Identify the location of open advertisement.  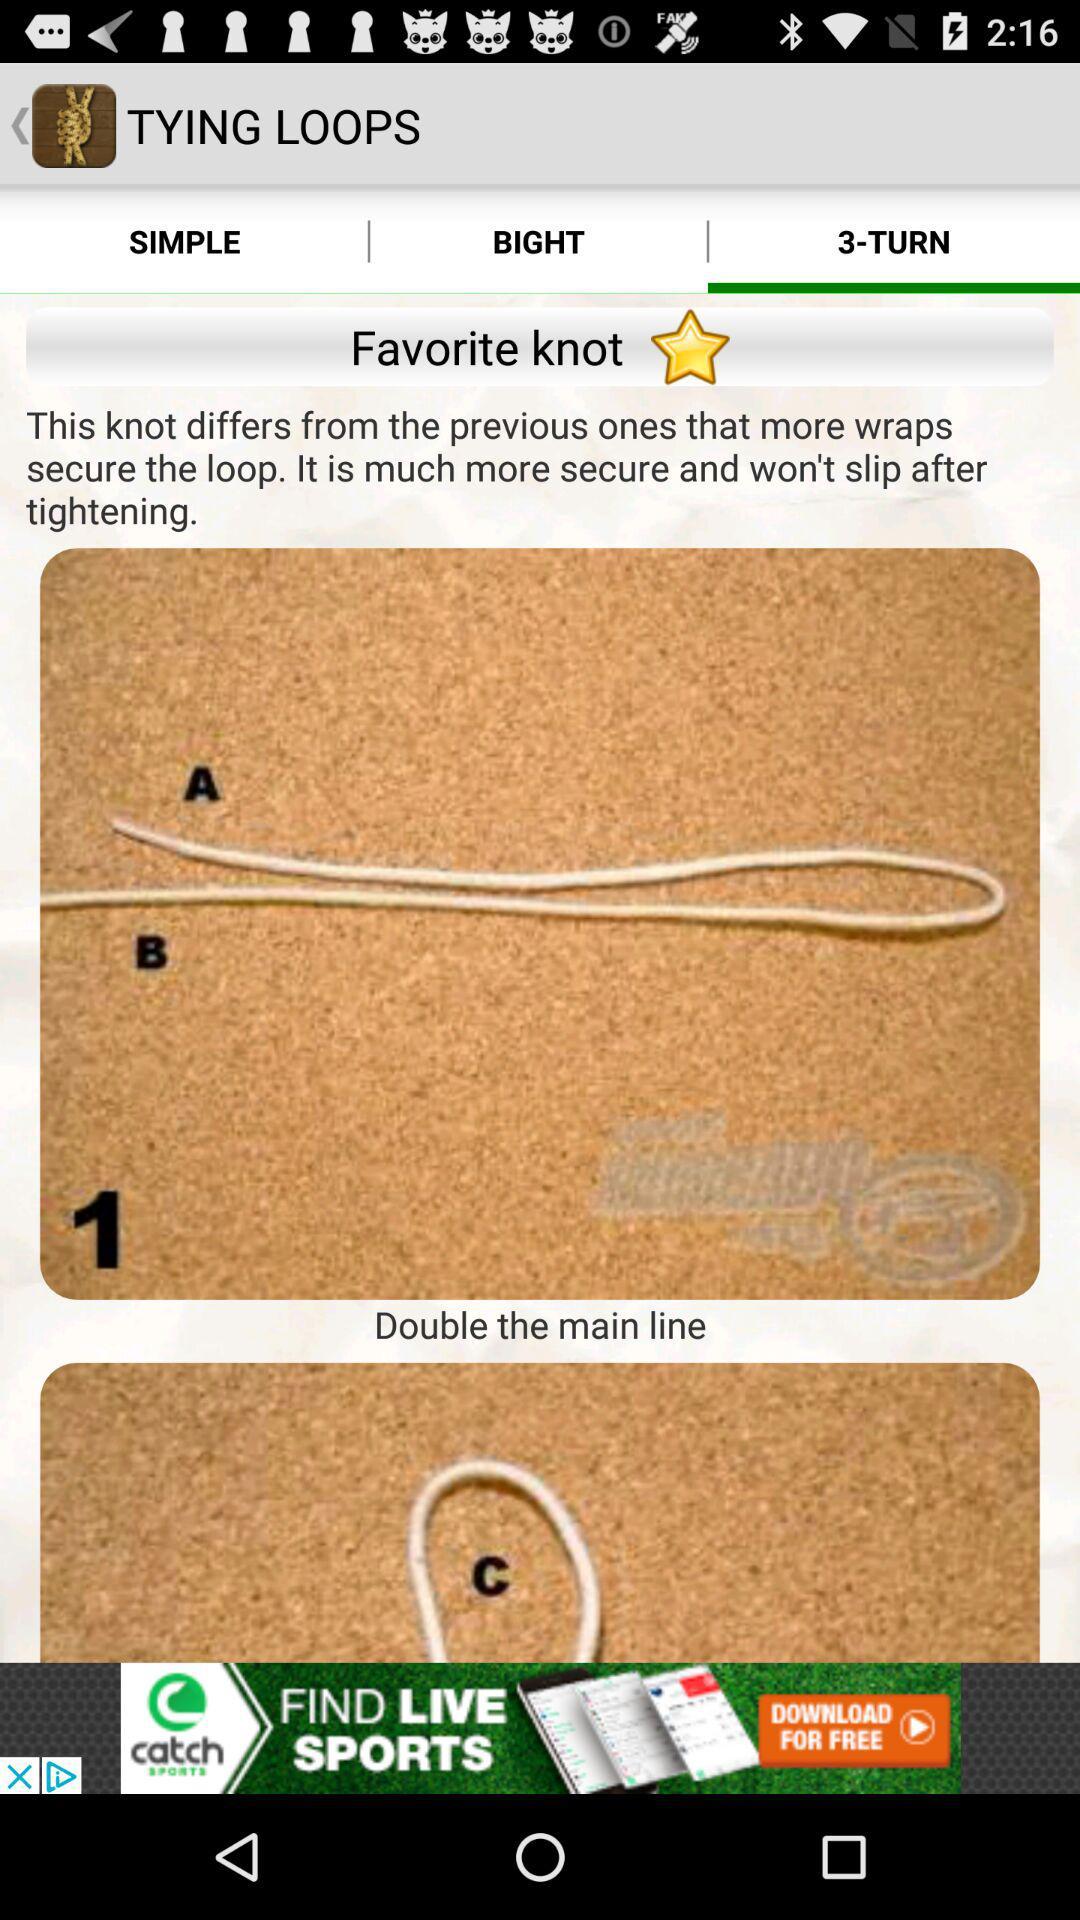
(540, 1727).